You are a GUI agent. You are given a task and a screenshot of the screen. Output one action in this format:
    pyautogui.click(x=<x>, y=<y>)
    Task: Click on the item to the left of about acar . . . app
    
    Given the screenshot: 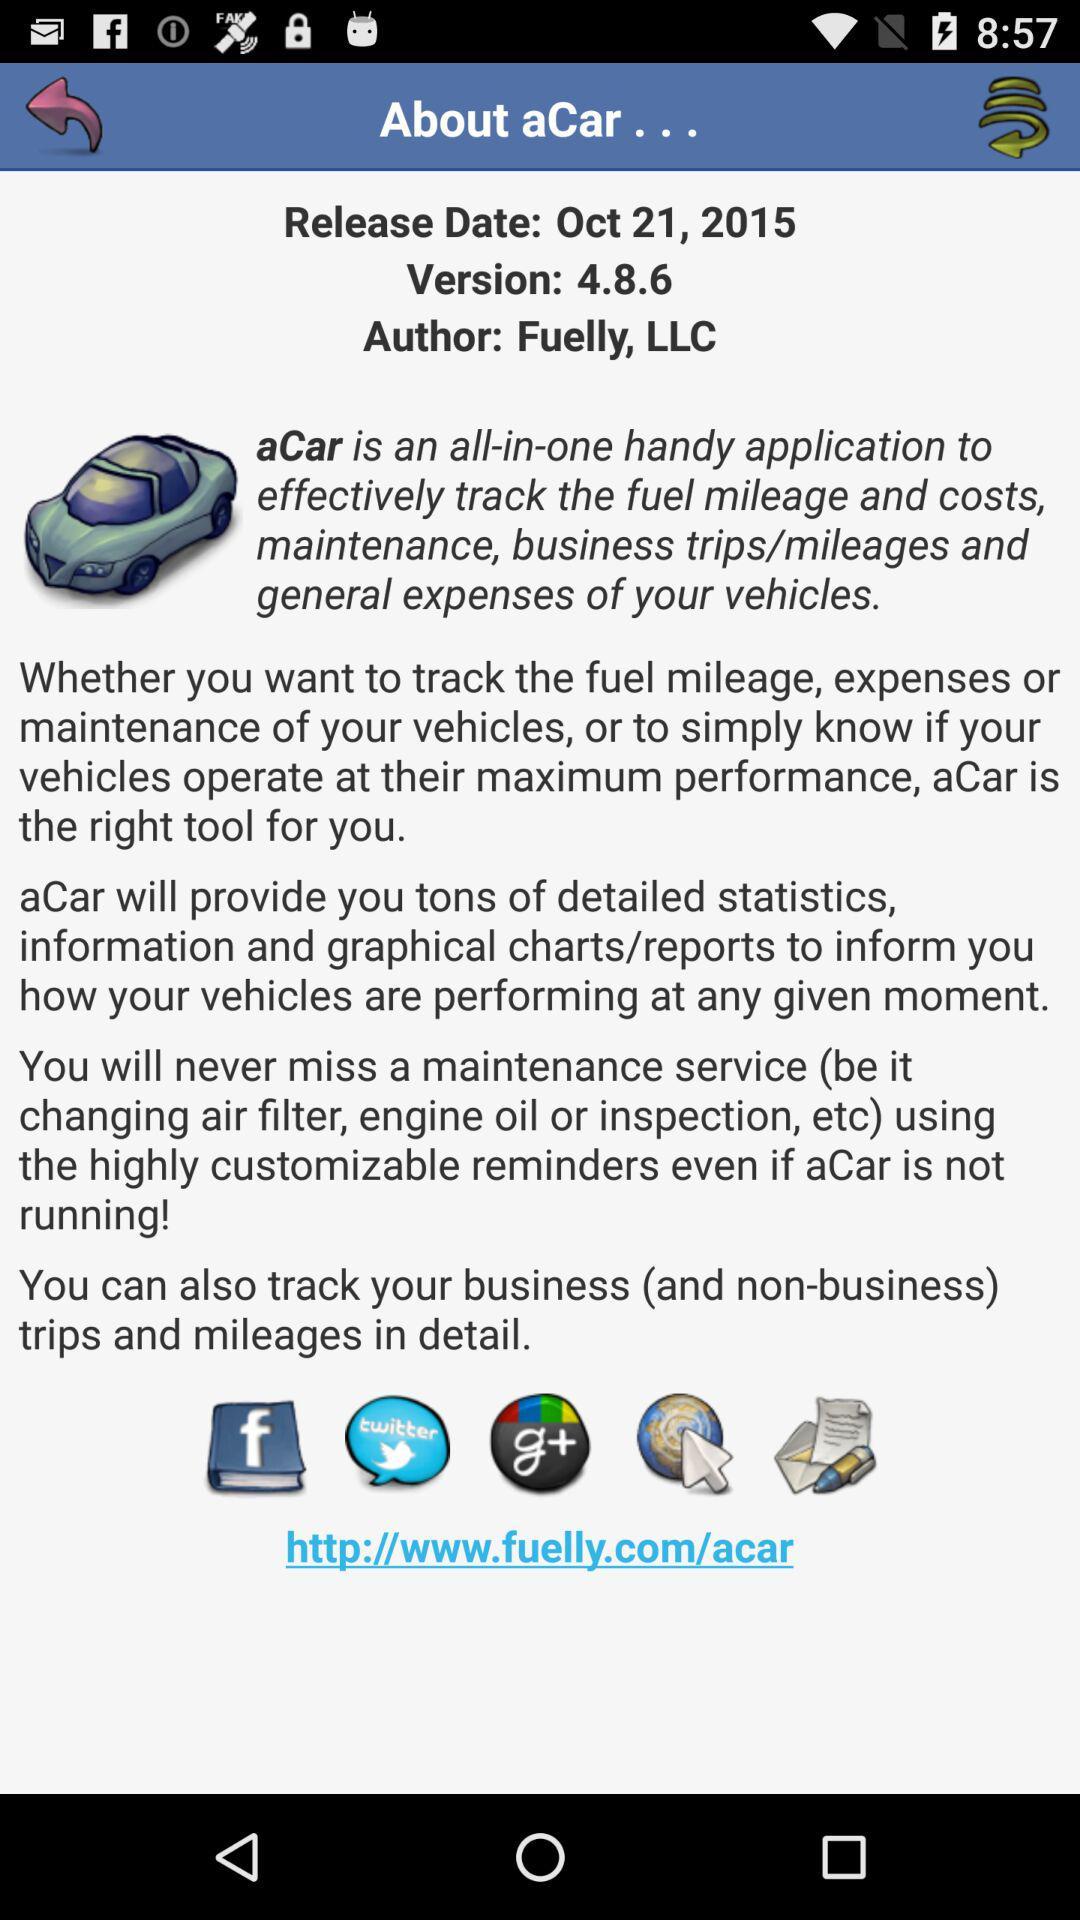 What is the action you would take?
    pyautogui.click(x=64, y=117)
    